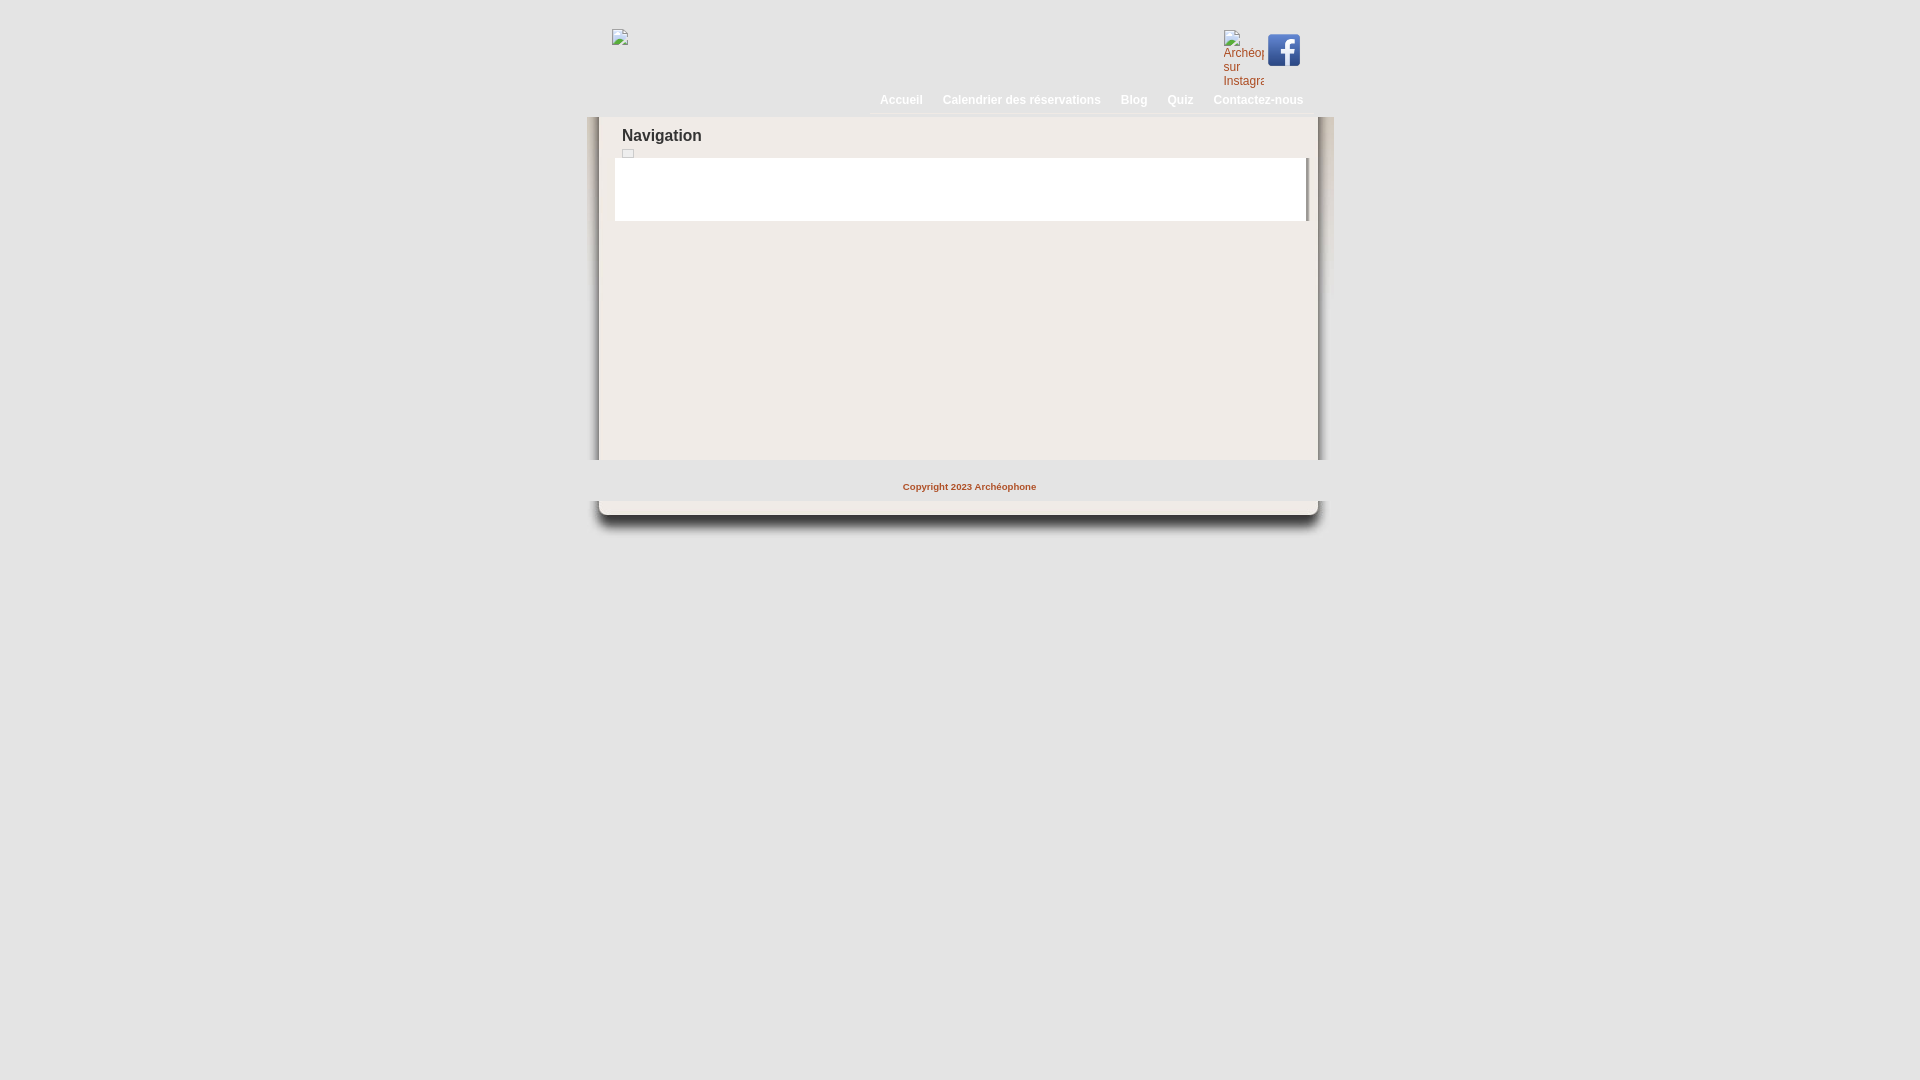 The image size is (1920, 1080). Describe the element at coordinates (1178, 96) in the screenshot. I see `'Quiz'` at that location.